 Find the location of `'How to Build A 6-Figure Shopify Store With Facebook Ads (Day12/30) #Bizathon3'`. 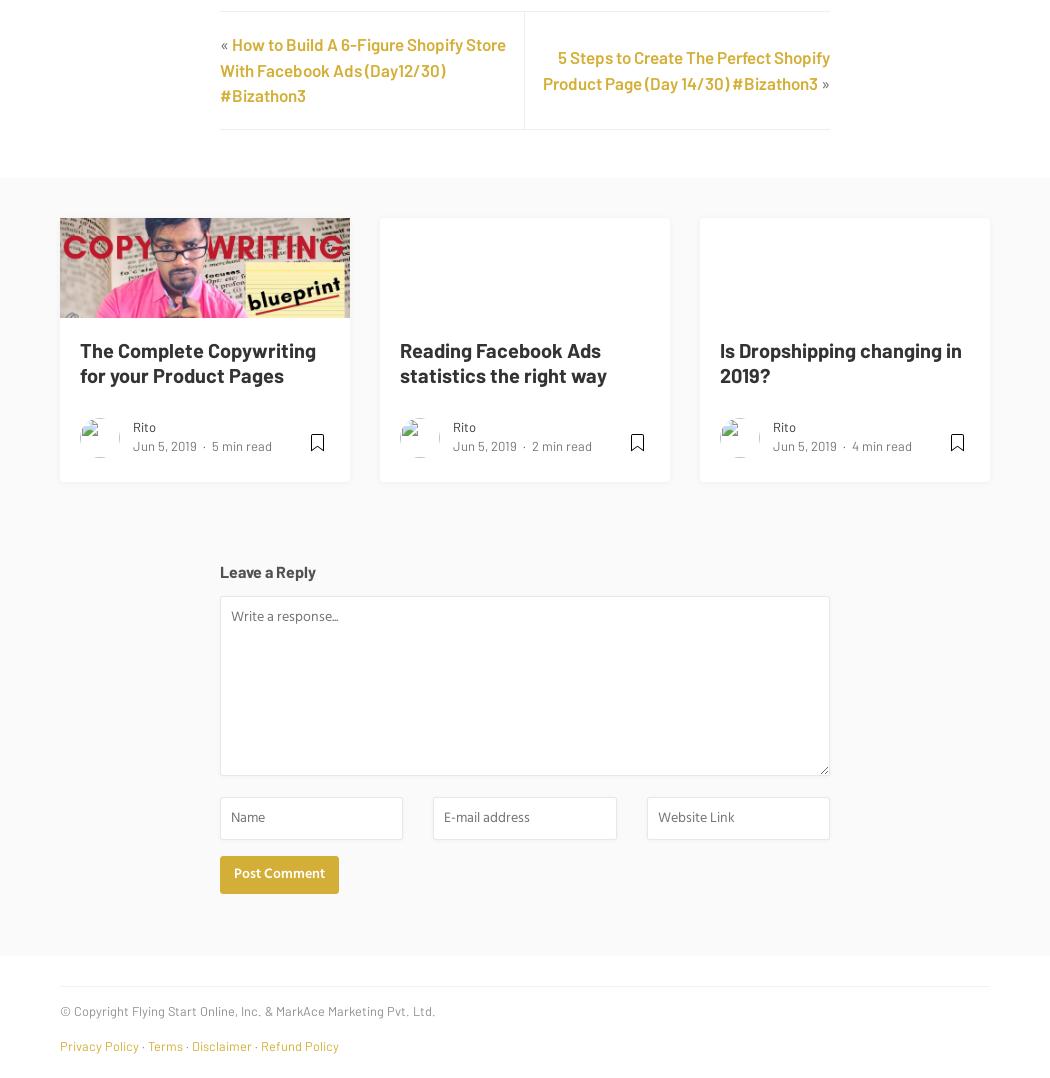

'How to Build A 6-Figure Shopify Store With Facebook Ads (Day12/30) #Bizathon3' is located at coordinates (361, 69).